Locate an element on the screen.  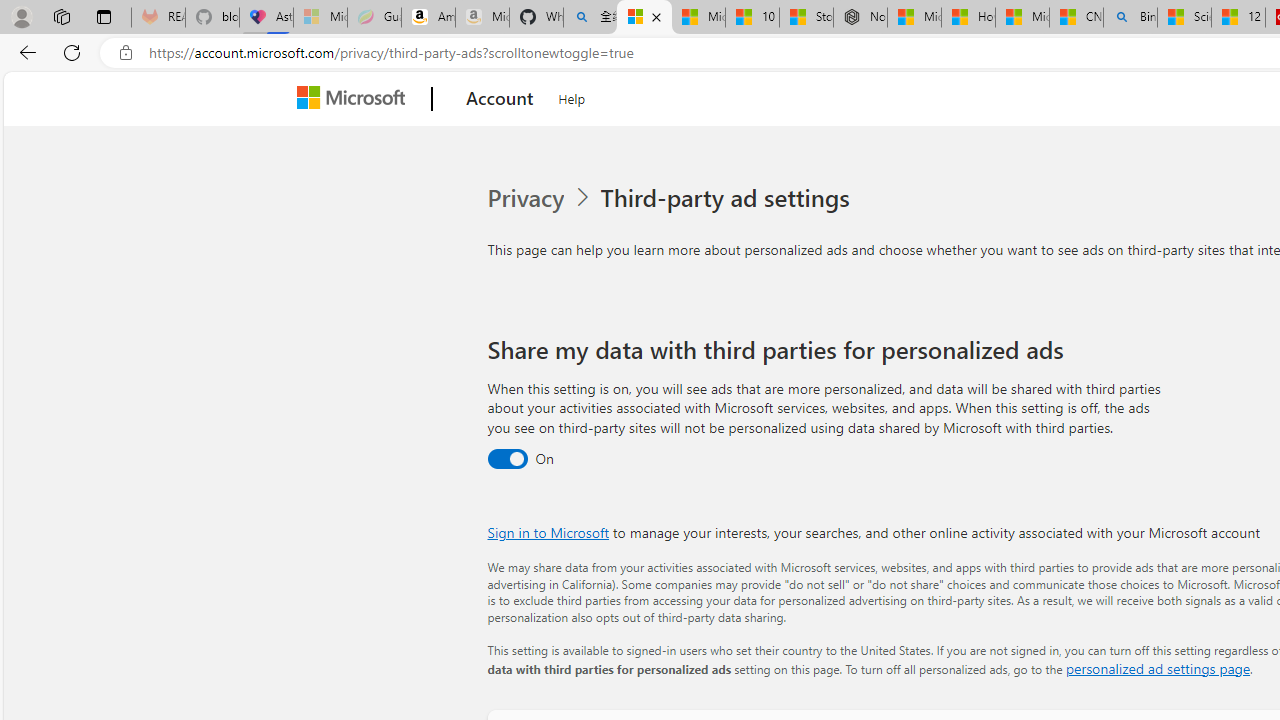
'Third party data sharing toggle' is located at coordinates (506, 459).